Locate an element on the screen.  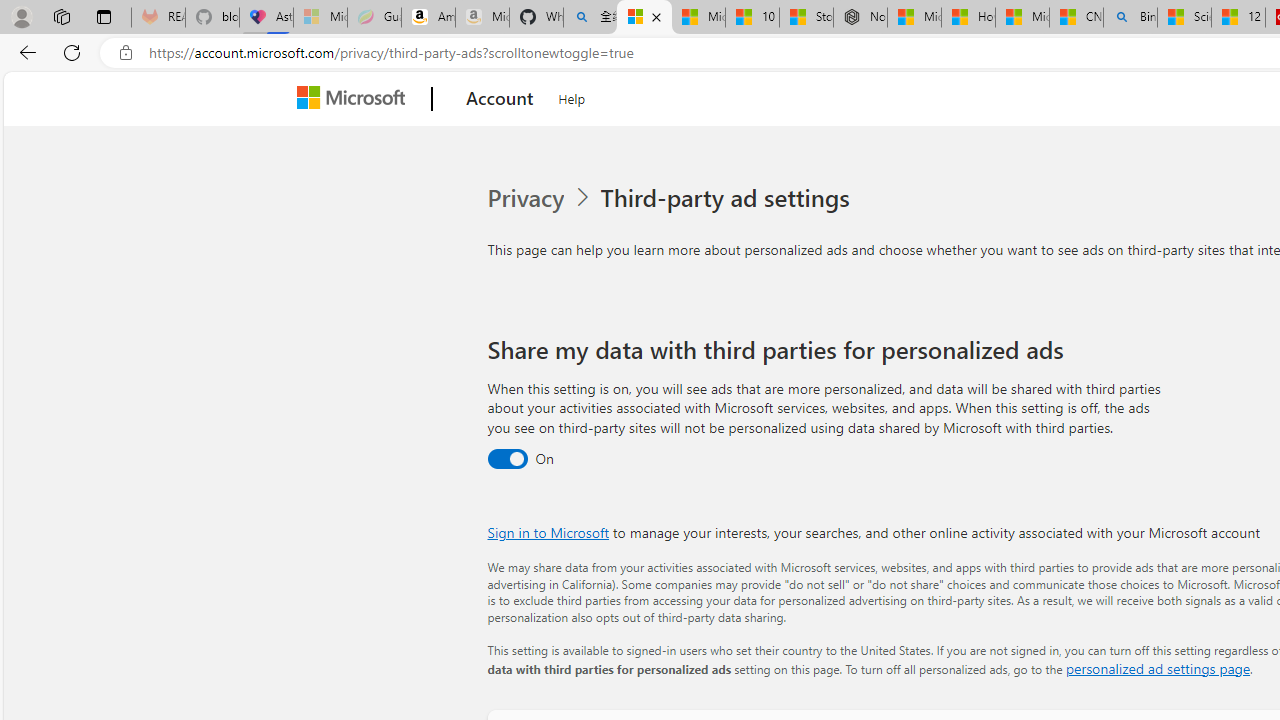
'Third party data sharing toggle' is located at coordinates (506, 459).